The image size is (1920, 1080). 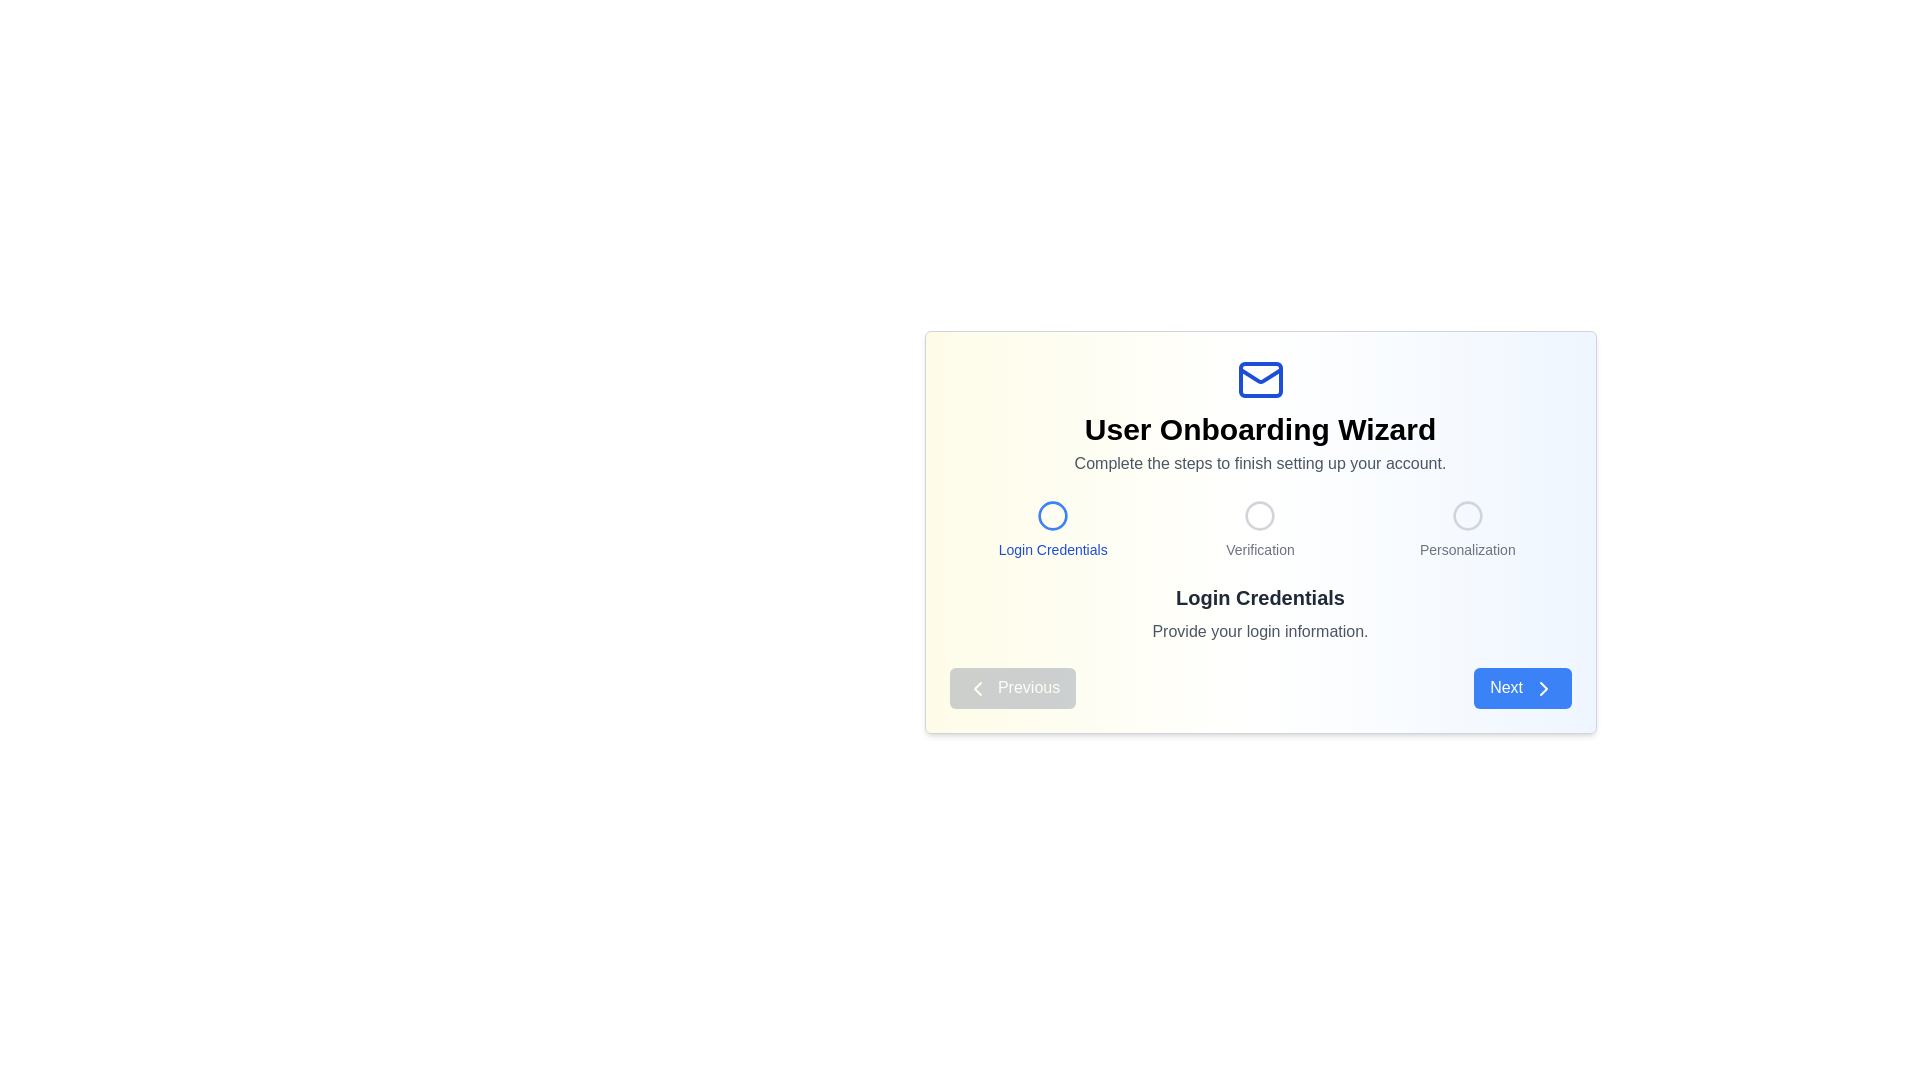 I want to click on the right-facing chevron icon within the 'Next' button located at the bottom-right corner of the 'User Onboarding Wizard' card, so click(x=1542, y=687).